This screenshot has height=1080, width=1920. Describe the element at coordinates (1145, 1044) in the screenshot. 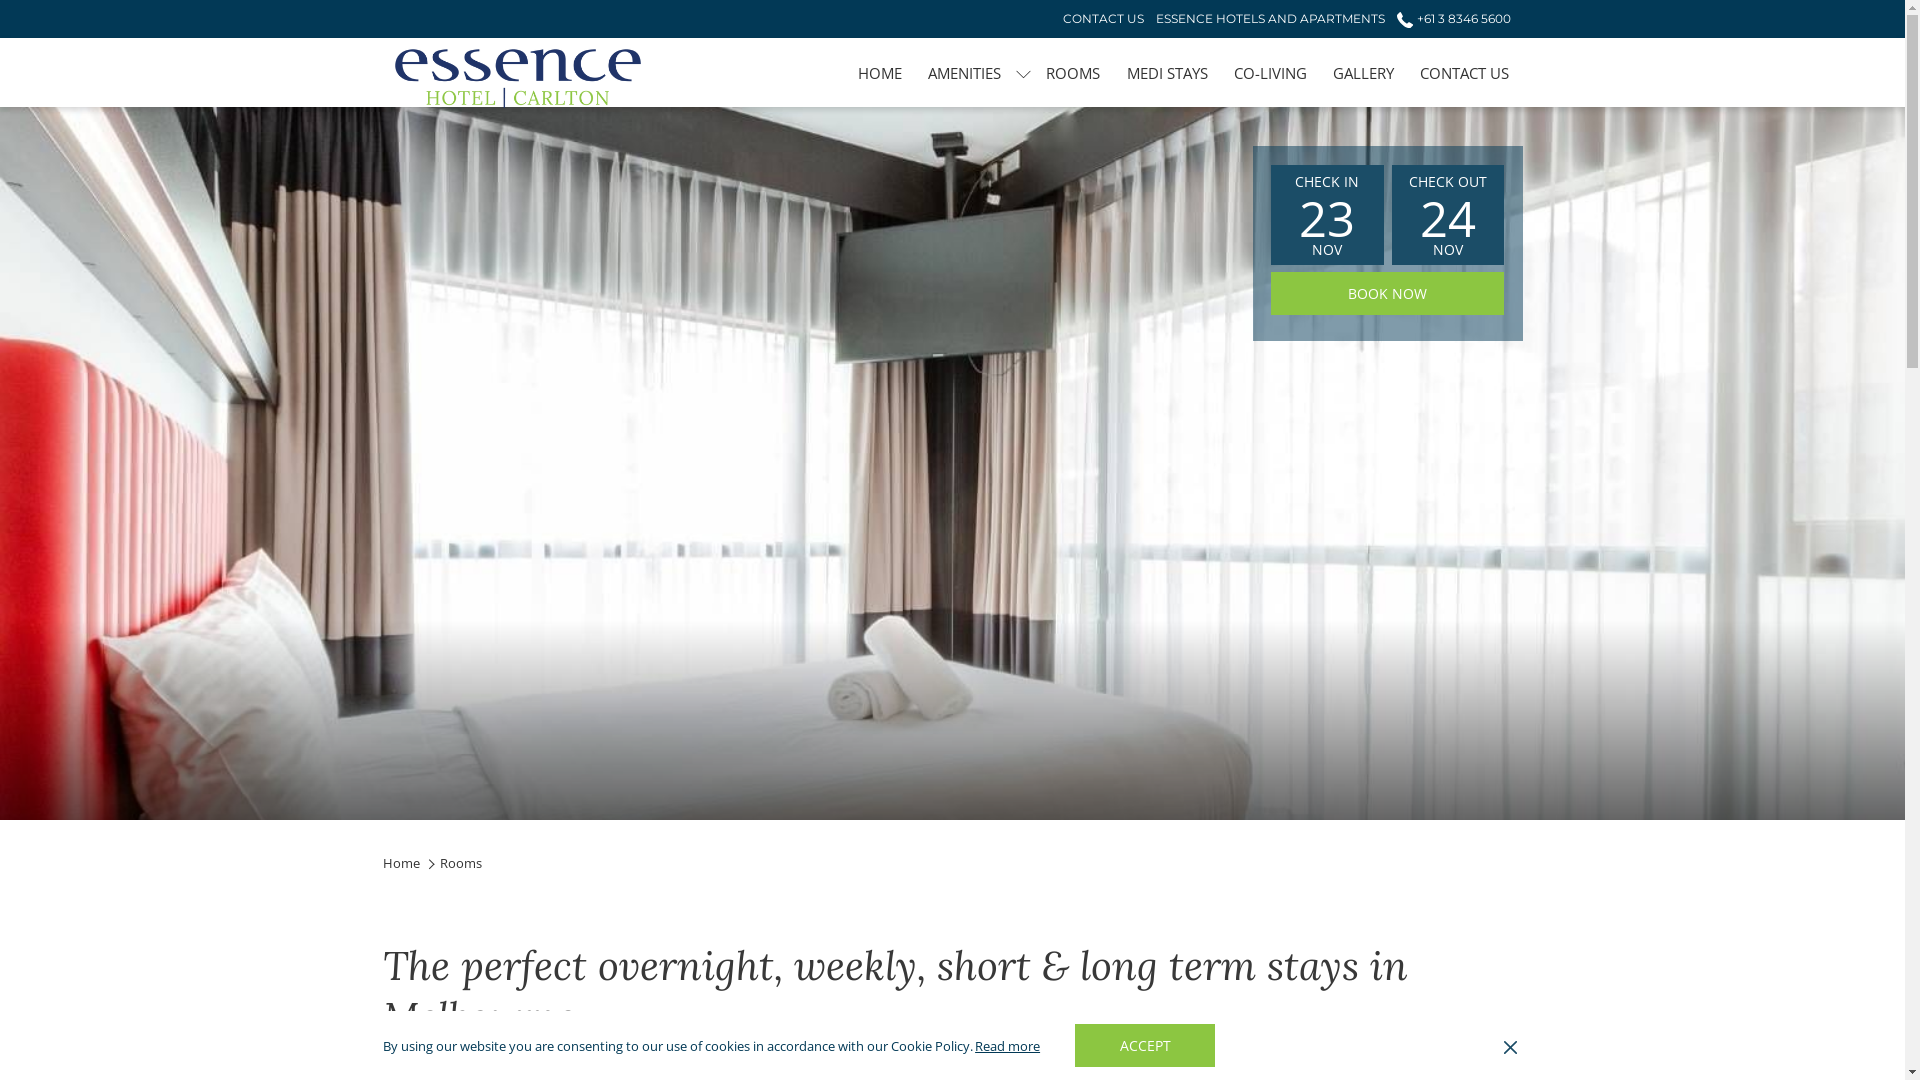

I see `'ACCEPT'` at that location.